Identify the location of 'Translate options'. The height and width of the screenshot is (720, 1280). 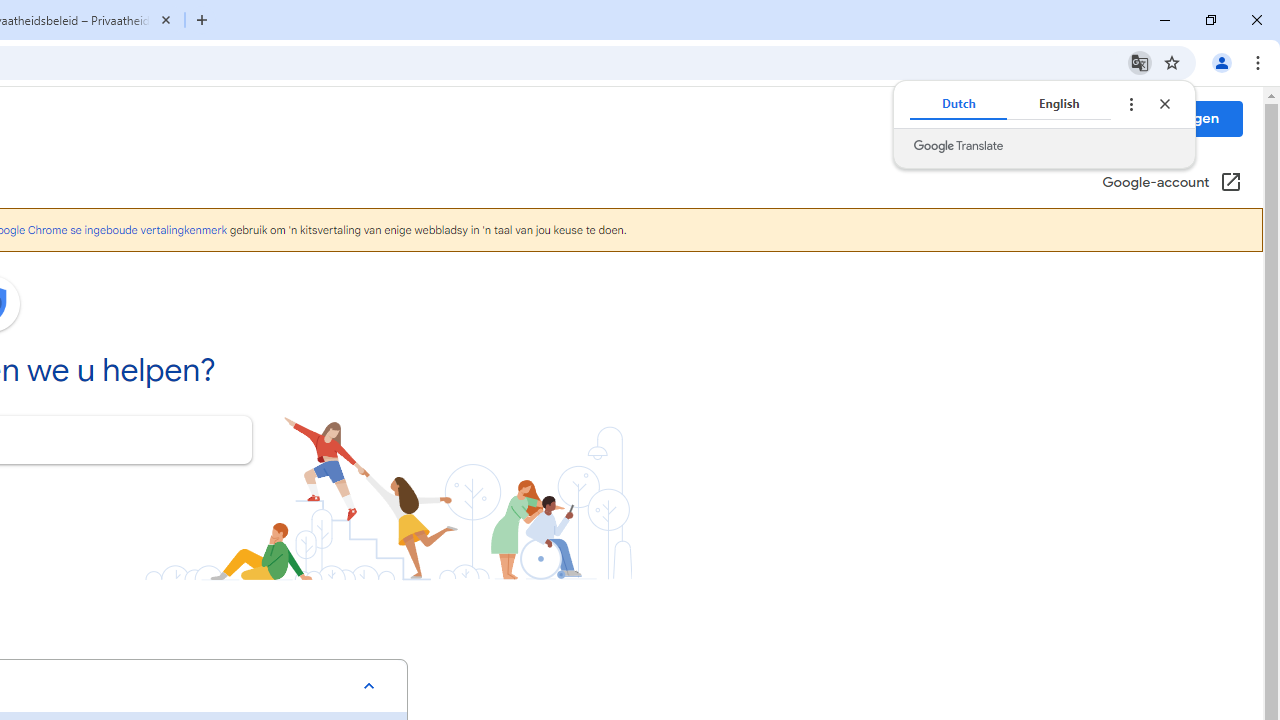
(1130, 104).